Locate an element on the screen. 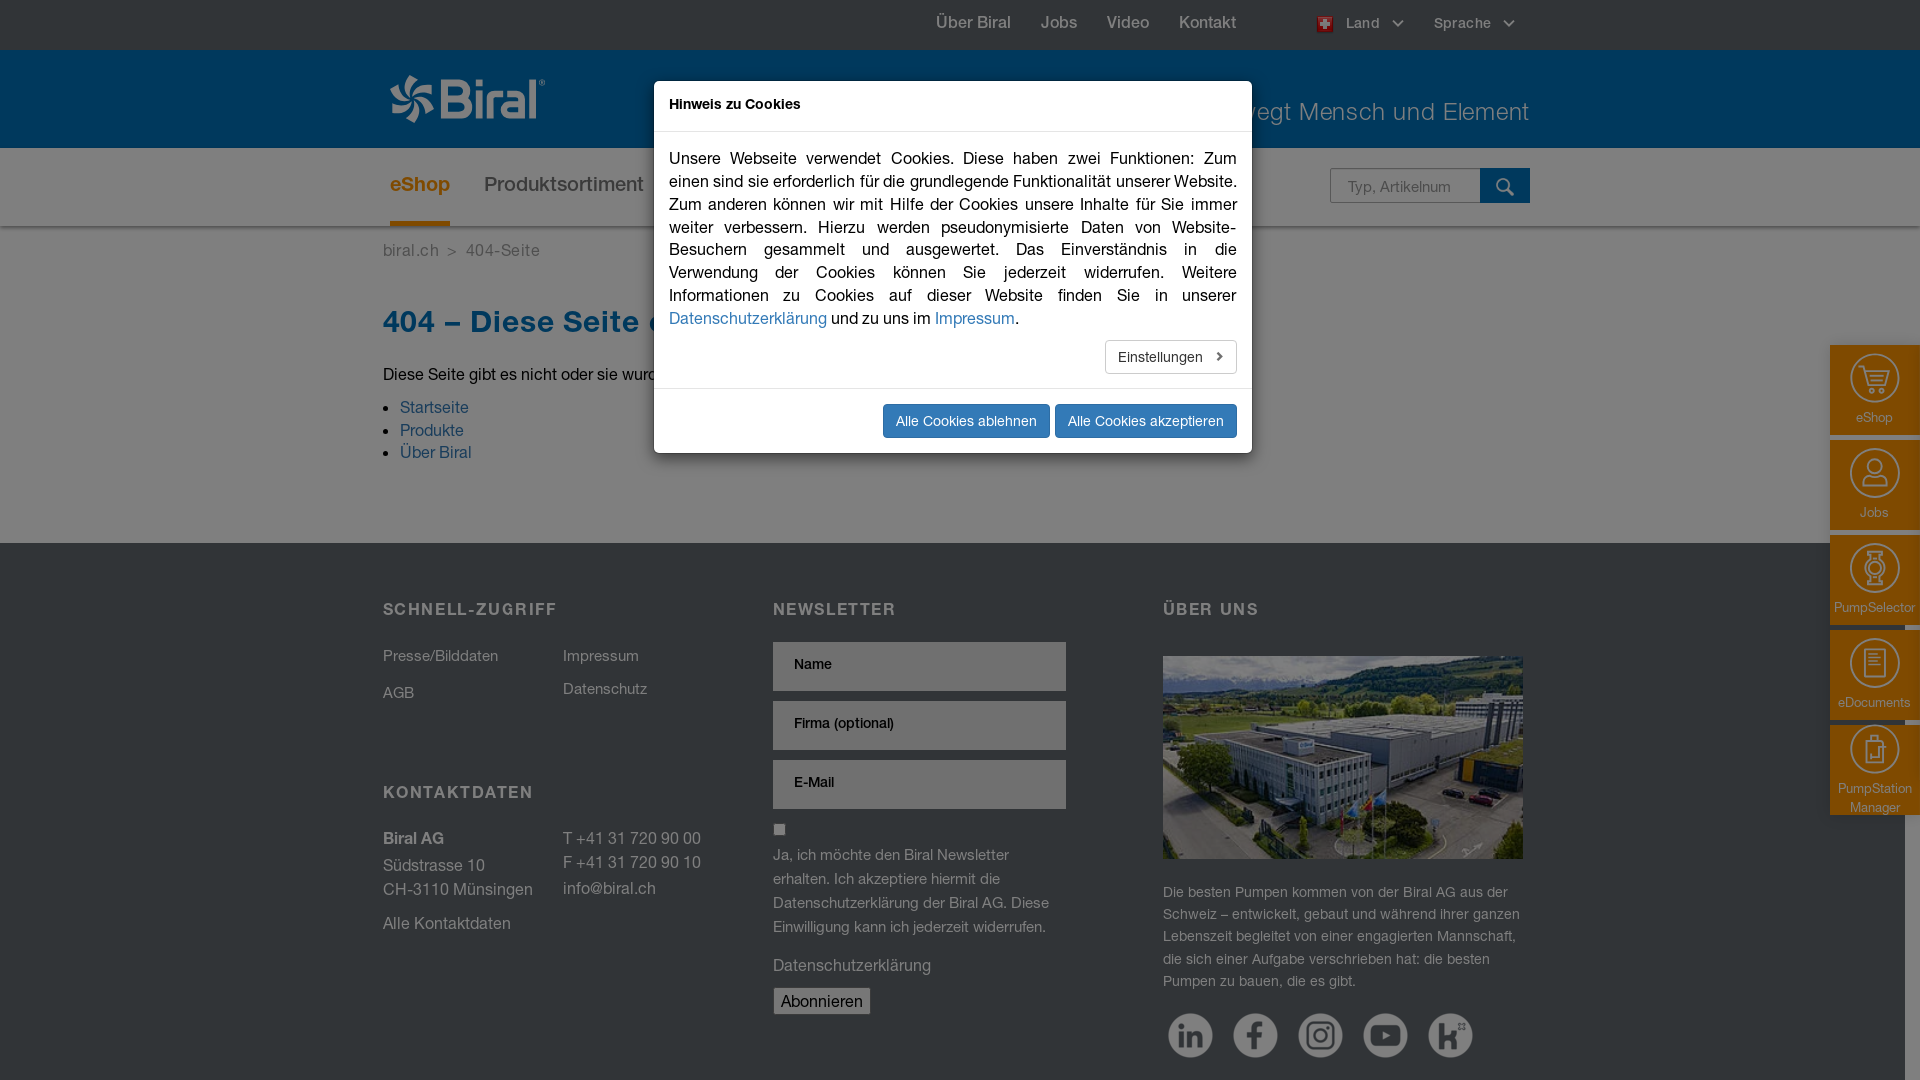 The image size is (1920, 1080). 'Planungstools' is located at coordinates (943, 186).